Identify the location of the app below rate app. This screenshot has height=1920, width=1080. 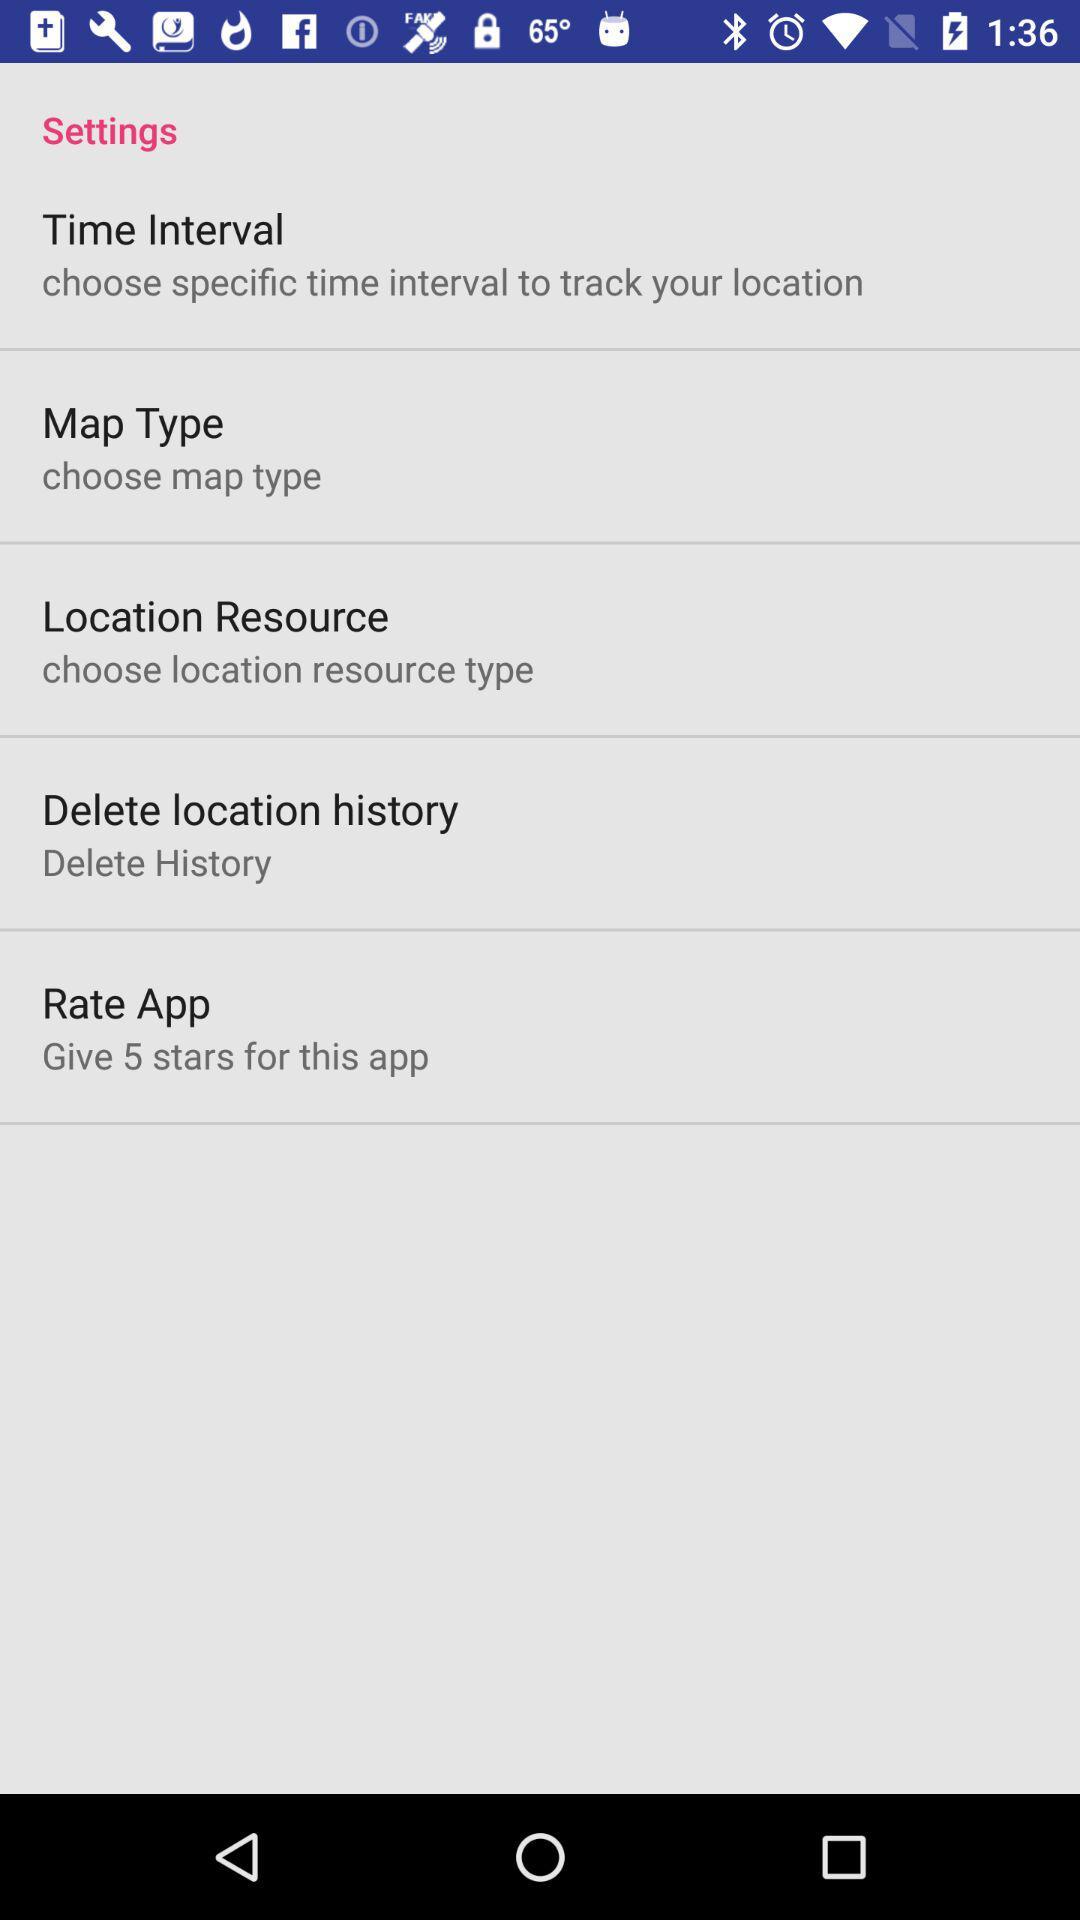
(234, 1054).